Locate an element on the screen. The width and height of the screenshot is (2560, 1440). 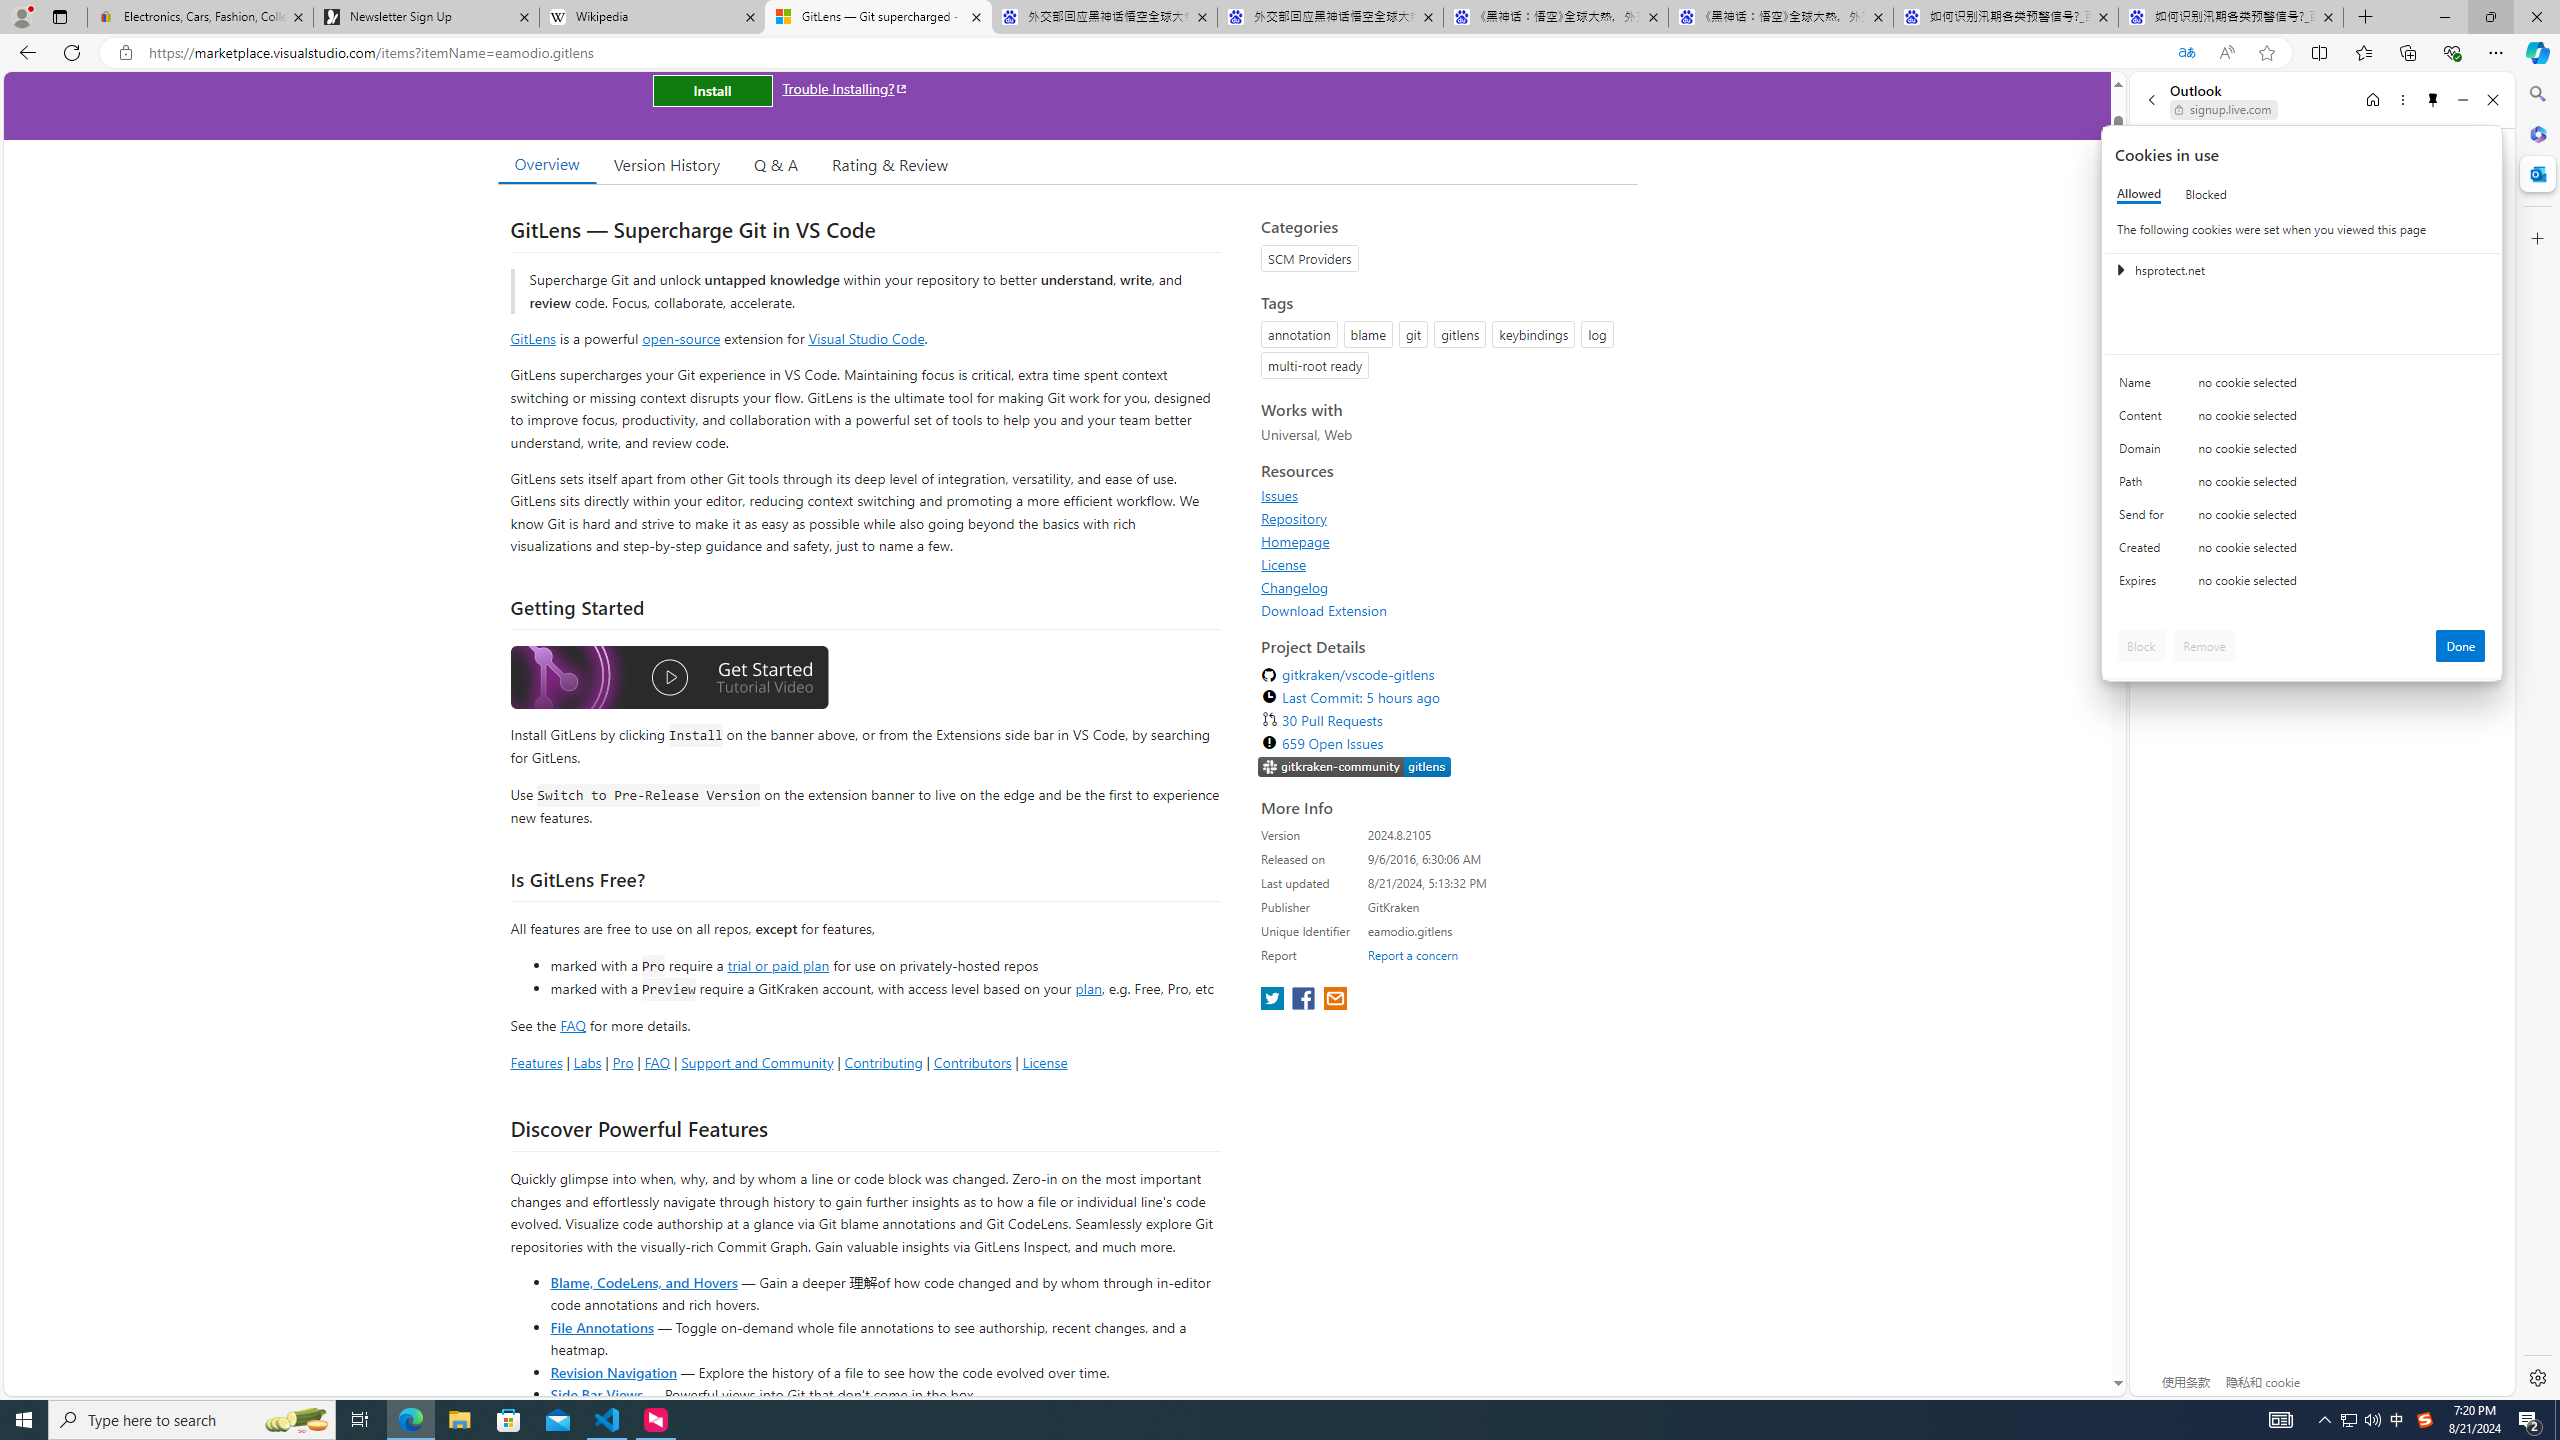
'Block' is located at coordinates (2140, 646).